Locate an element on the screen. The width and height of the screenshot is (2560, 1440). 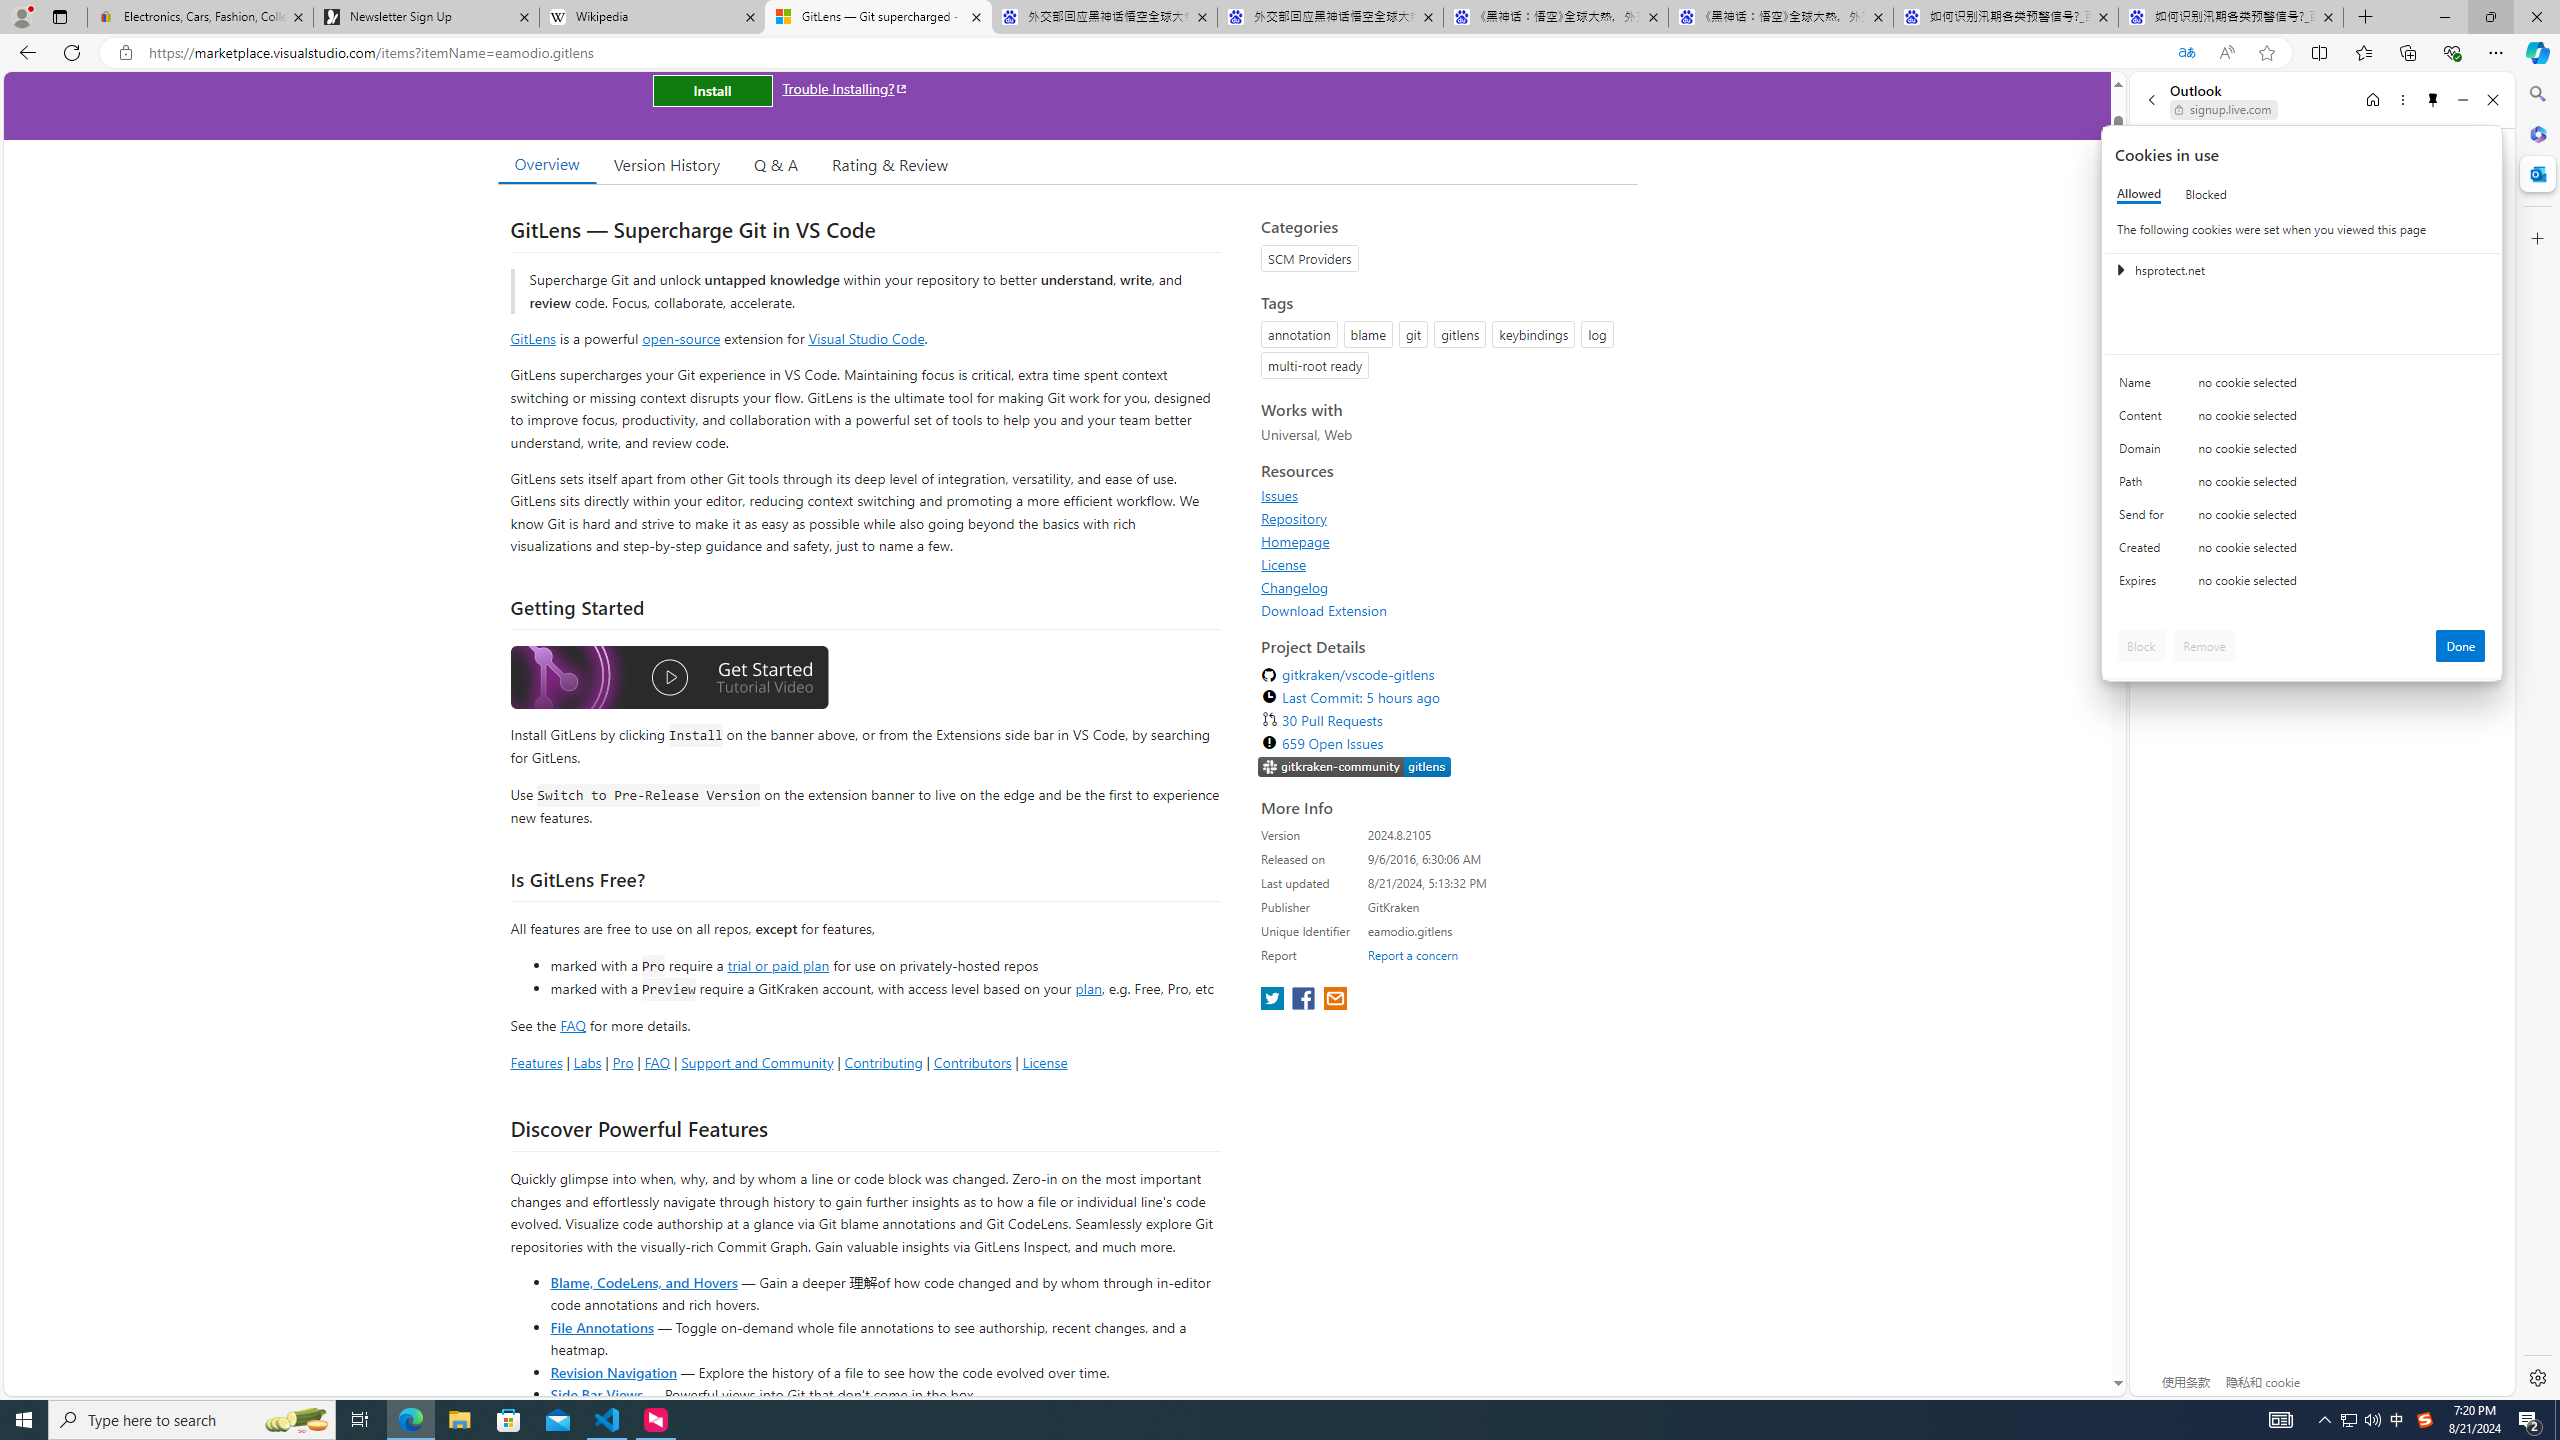
'Block' is located at coordinates (2140, 646).